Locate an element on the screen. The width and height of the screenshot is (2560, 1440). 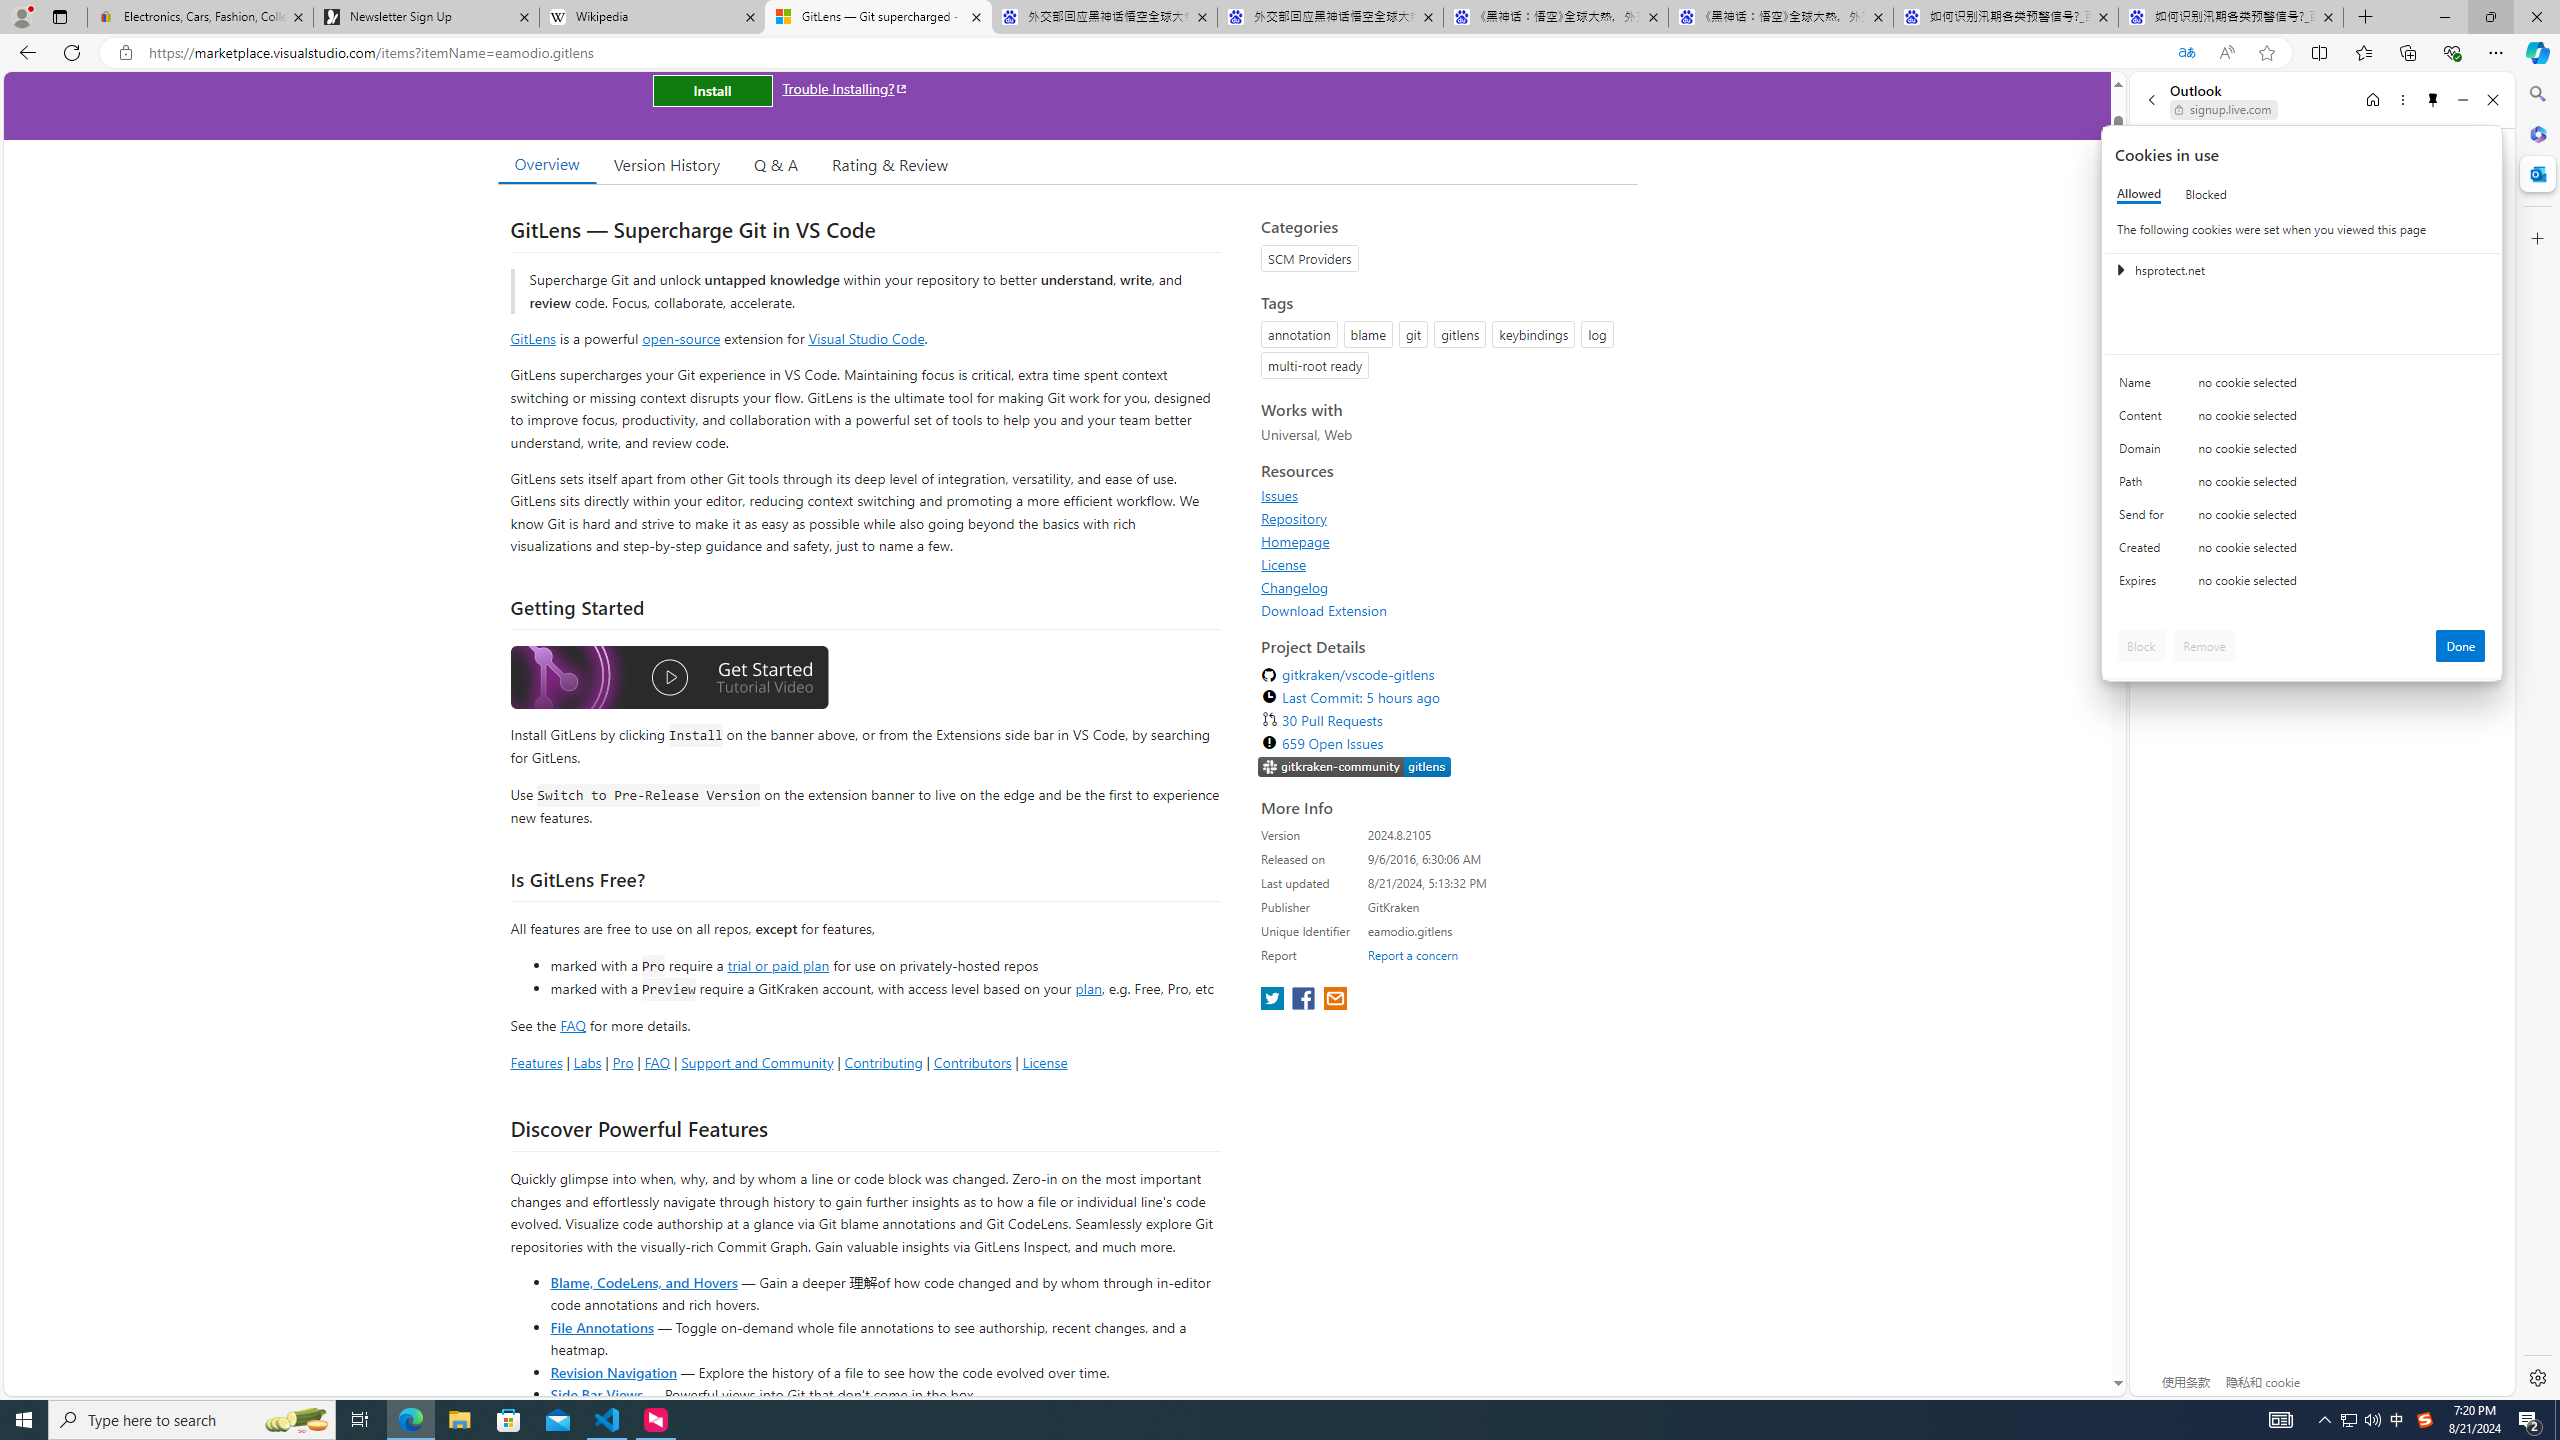
'Block' is located at coordinates (2140, 646).